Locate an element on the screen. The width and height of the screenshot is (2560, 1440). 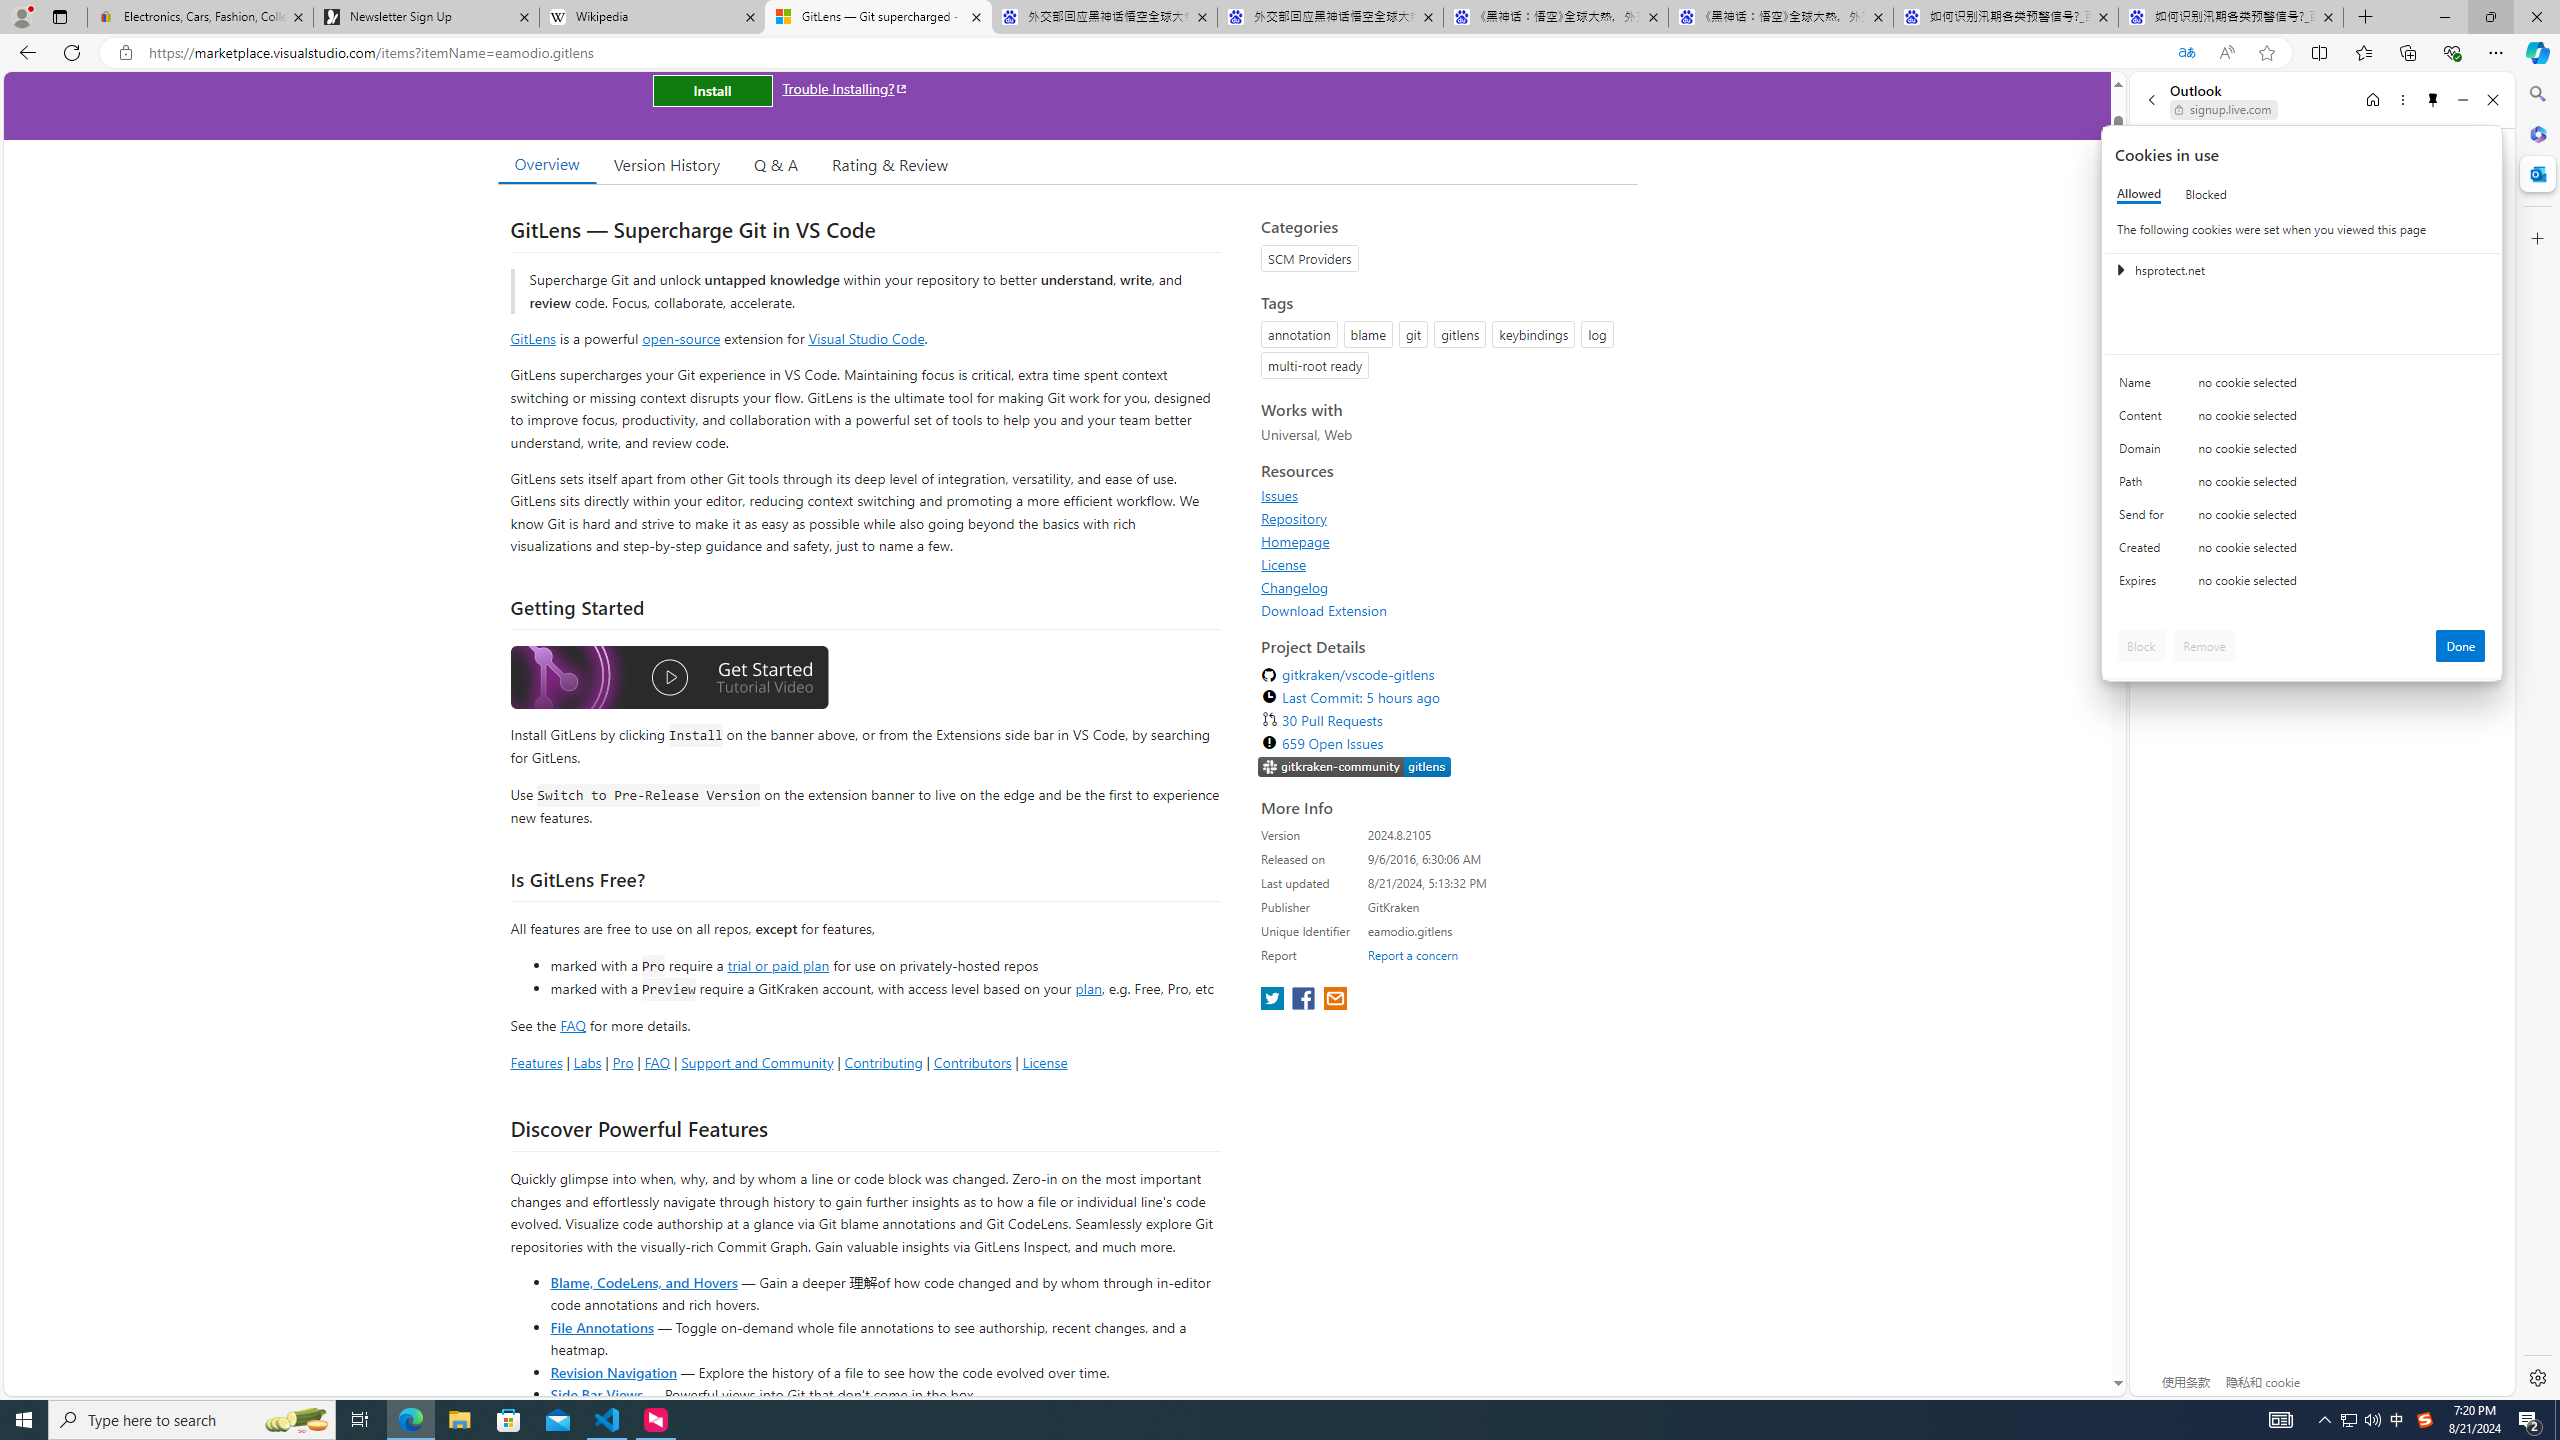
'Block' is located at coordinates (2140, 646).